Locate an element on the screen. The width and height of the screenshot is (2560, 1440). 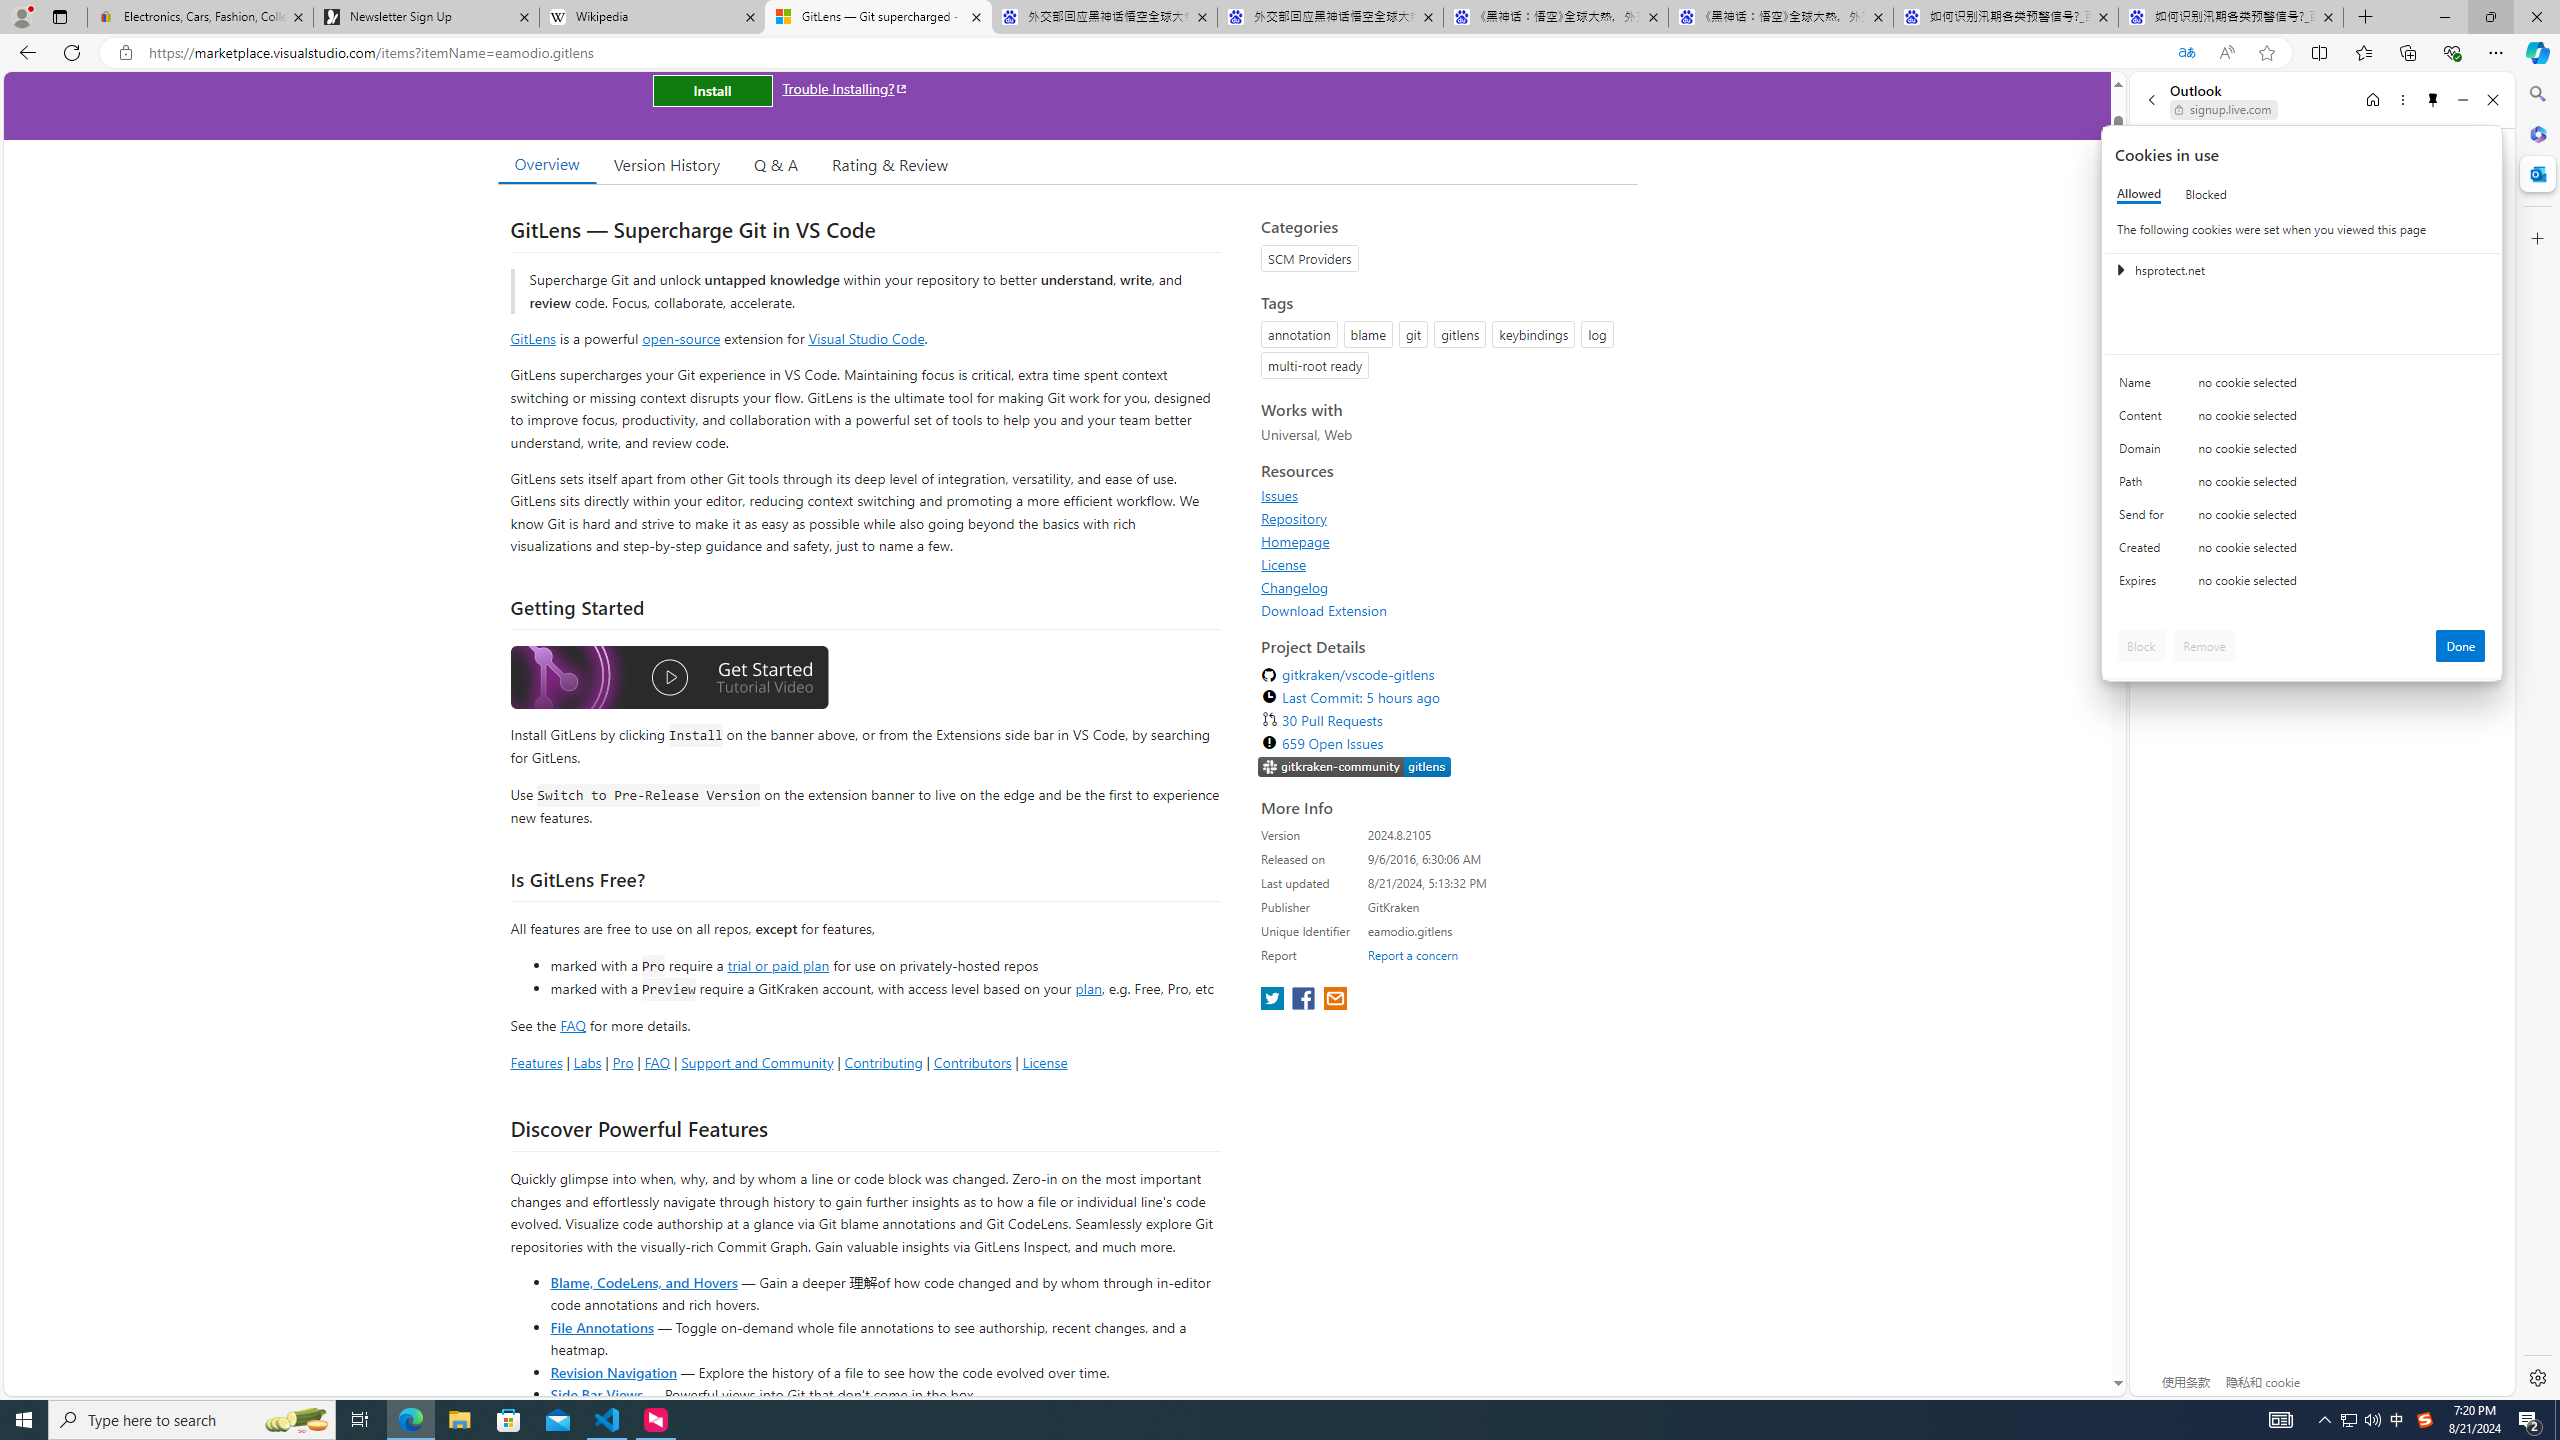
'Block' is located at coordinates (2140, 646).